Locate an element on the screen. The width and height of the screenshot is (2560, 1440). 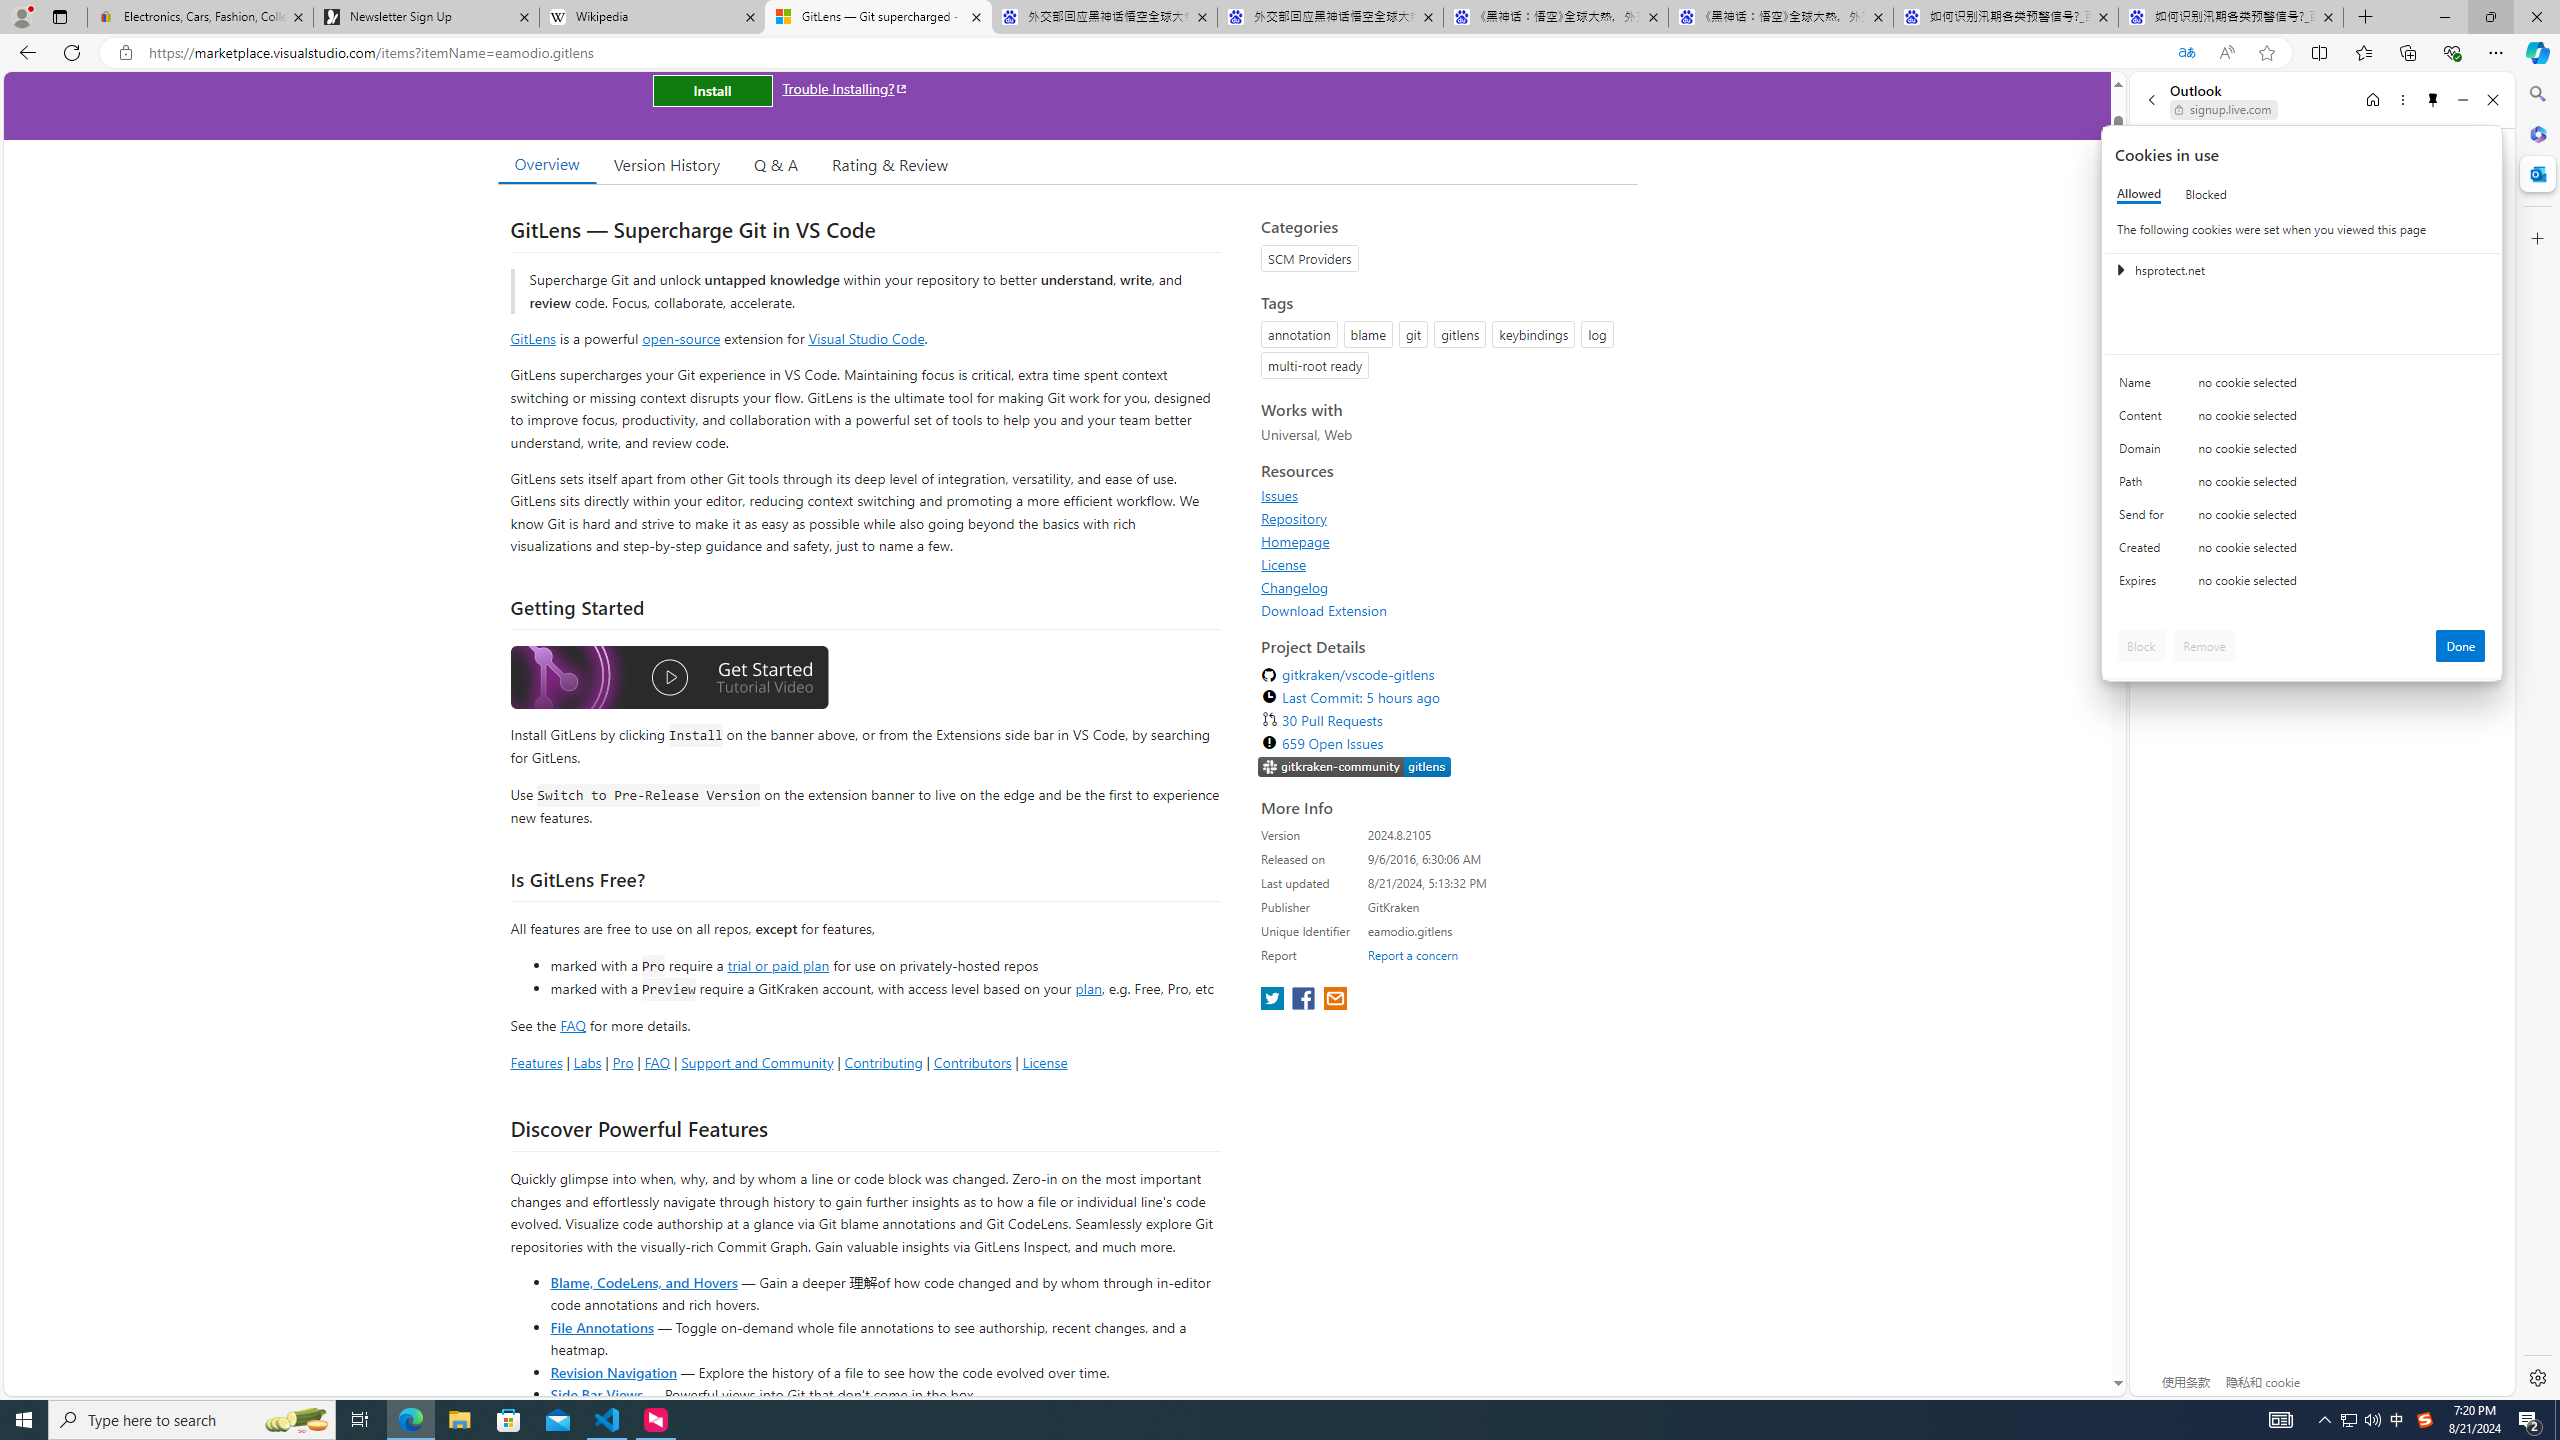
'Block' is located at coordinates (2140, 646).